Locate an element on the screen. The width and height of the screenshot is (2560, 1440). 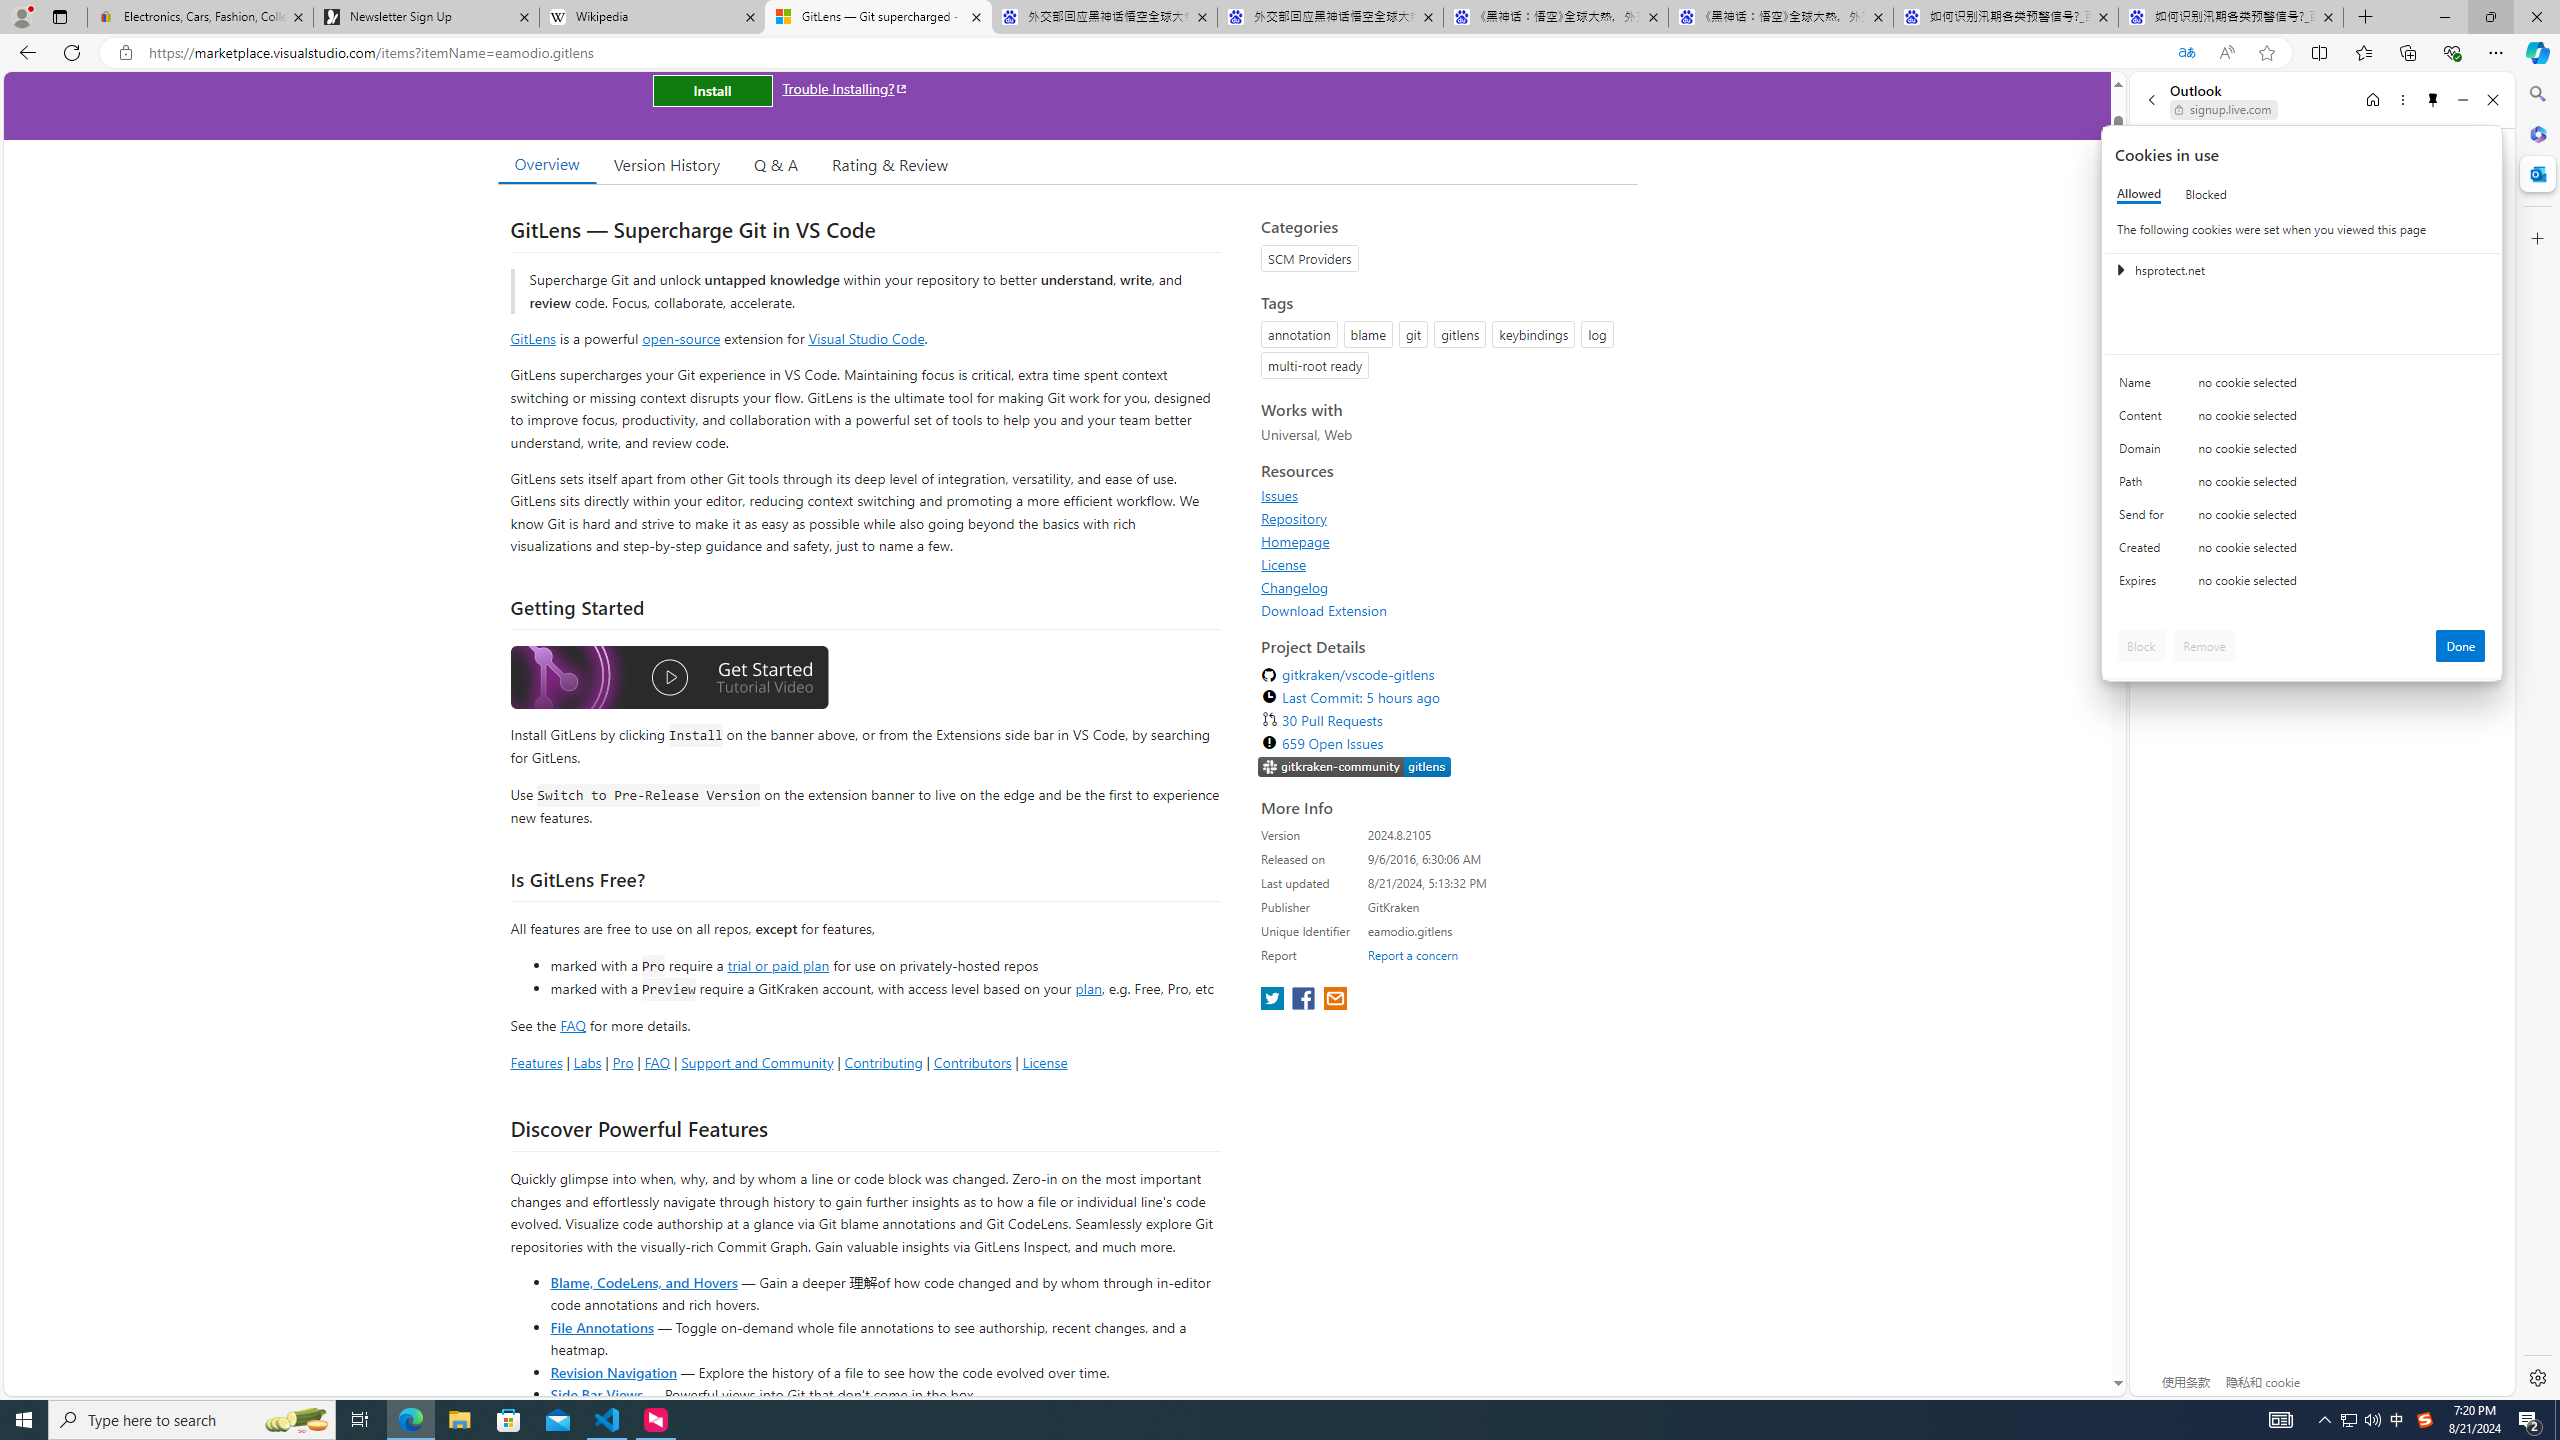
'Block' is located at coordinates (2140, 646).